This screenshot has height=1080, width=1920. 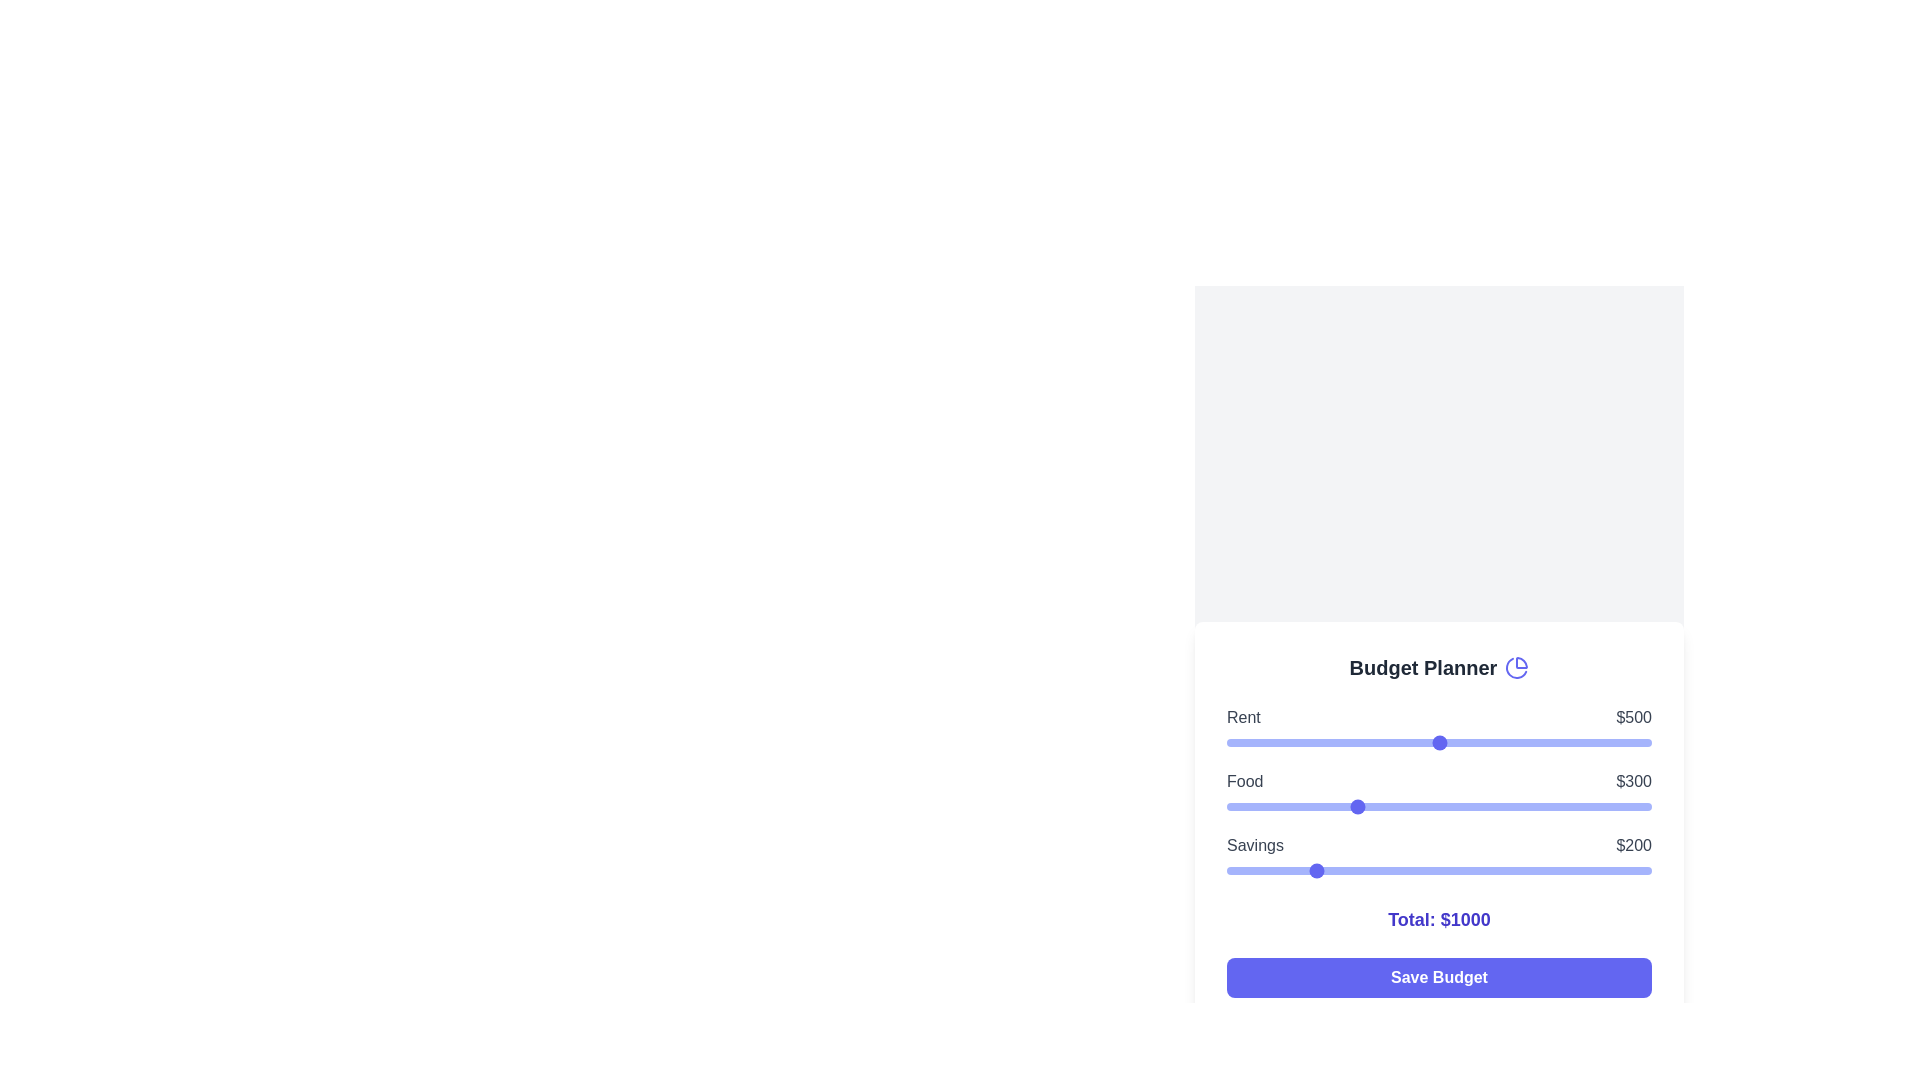 I want to click on the element displaying the total budget to focus on it, so click(x=1438, y=920).